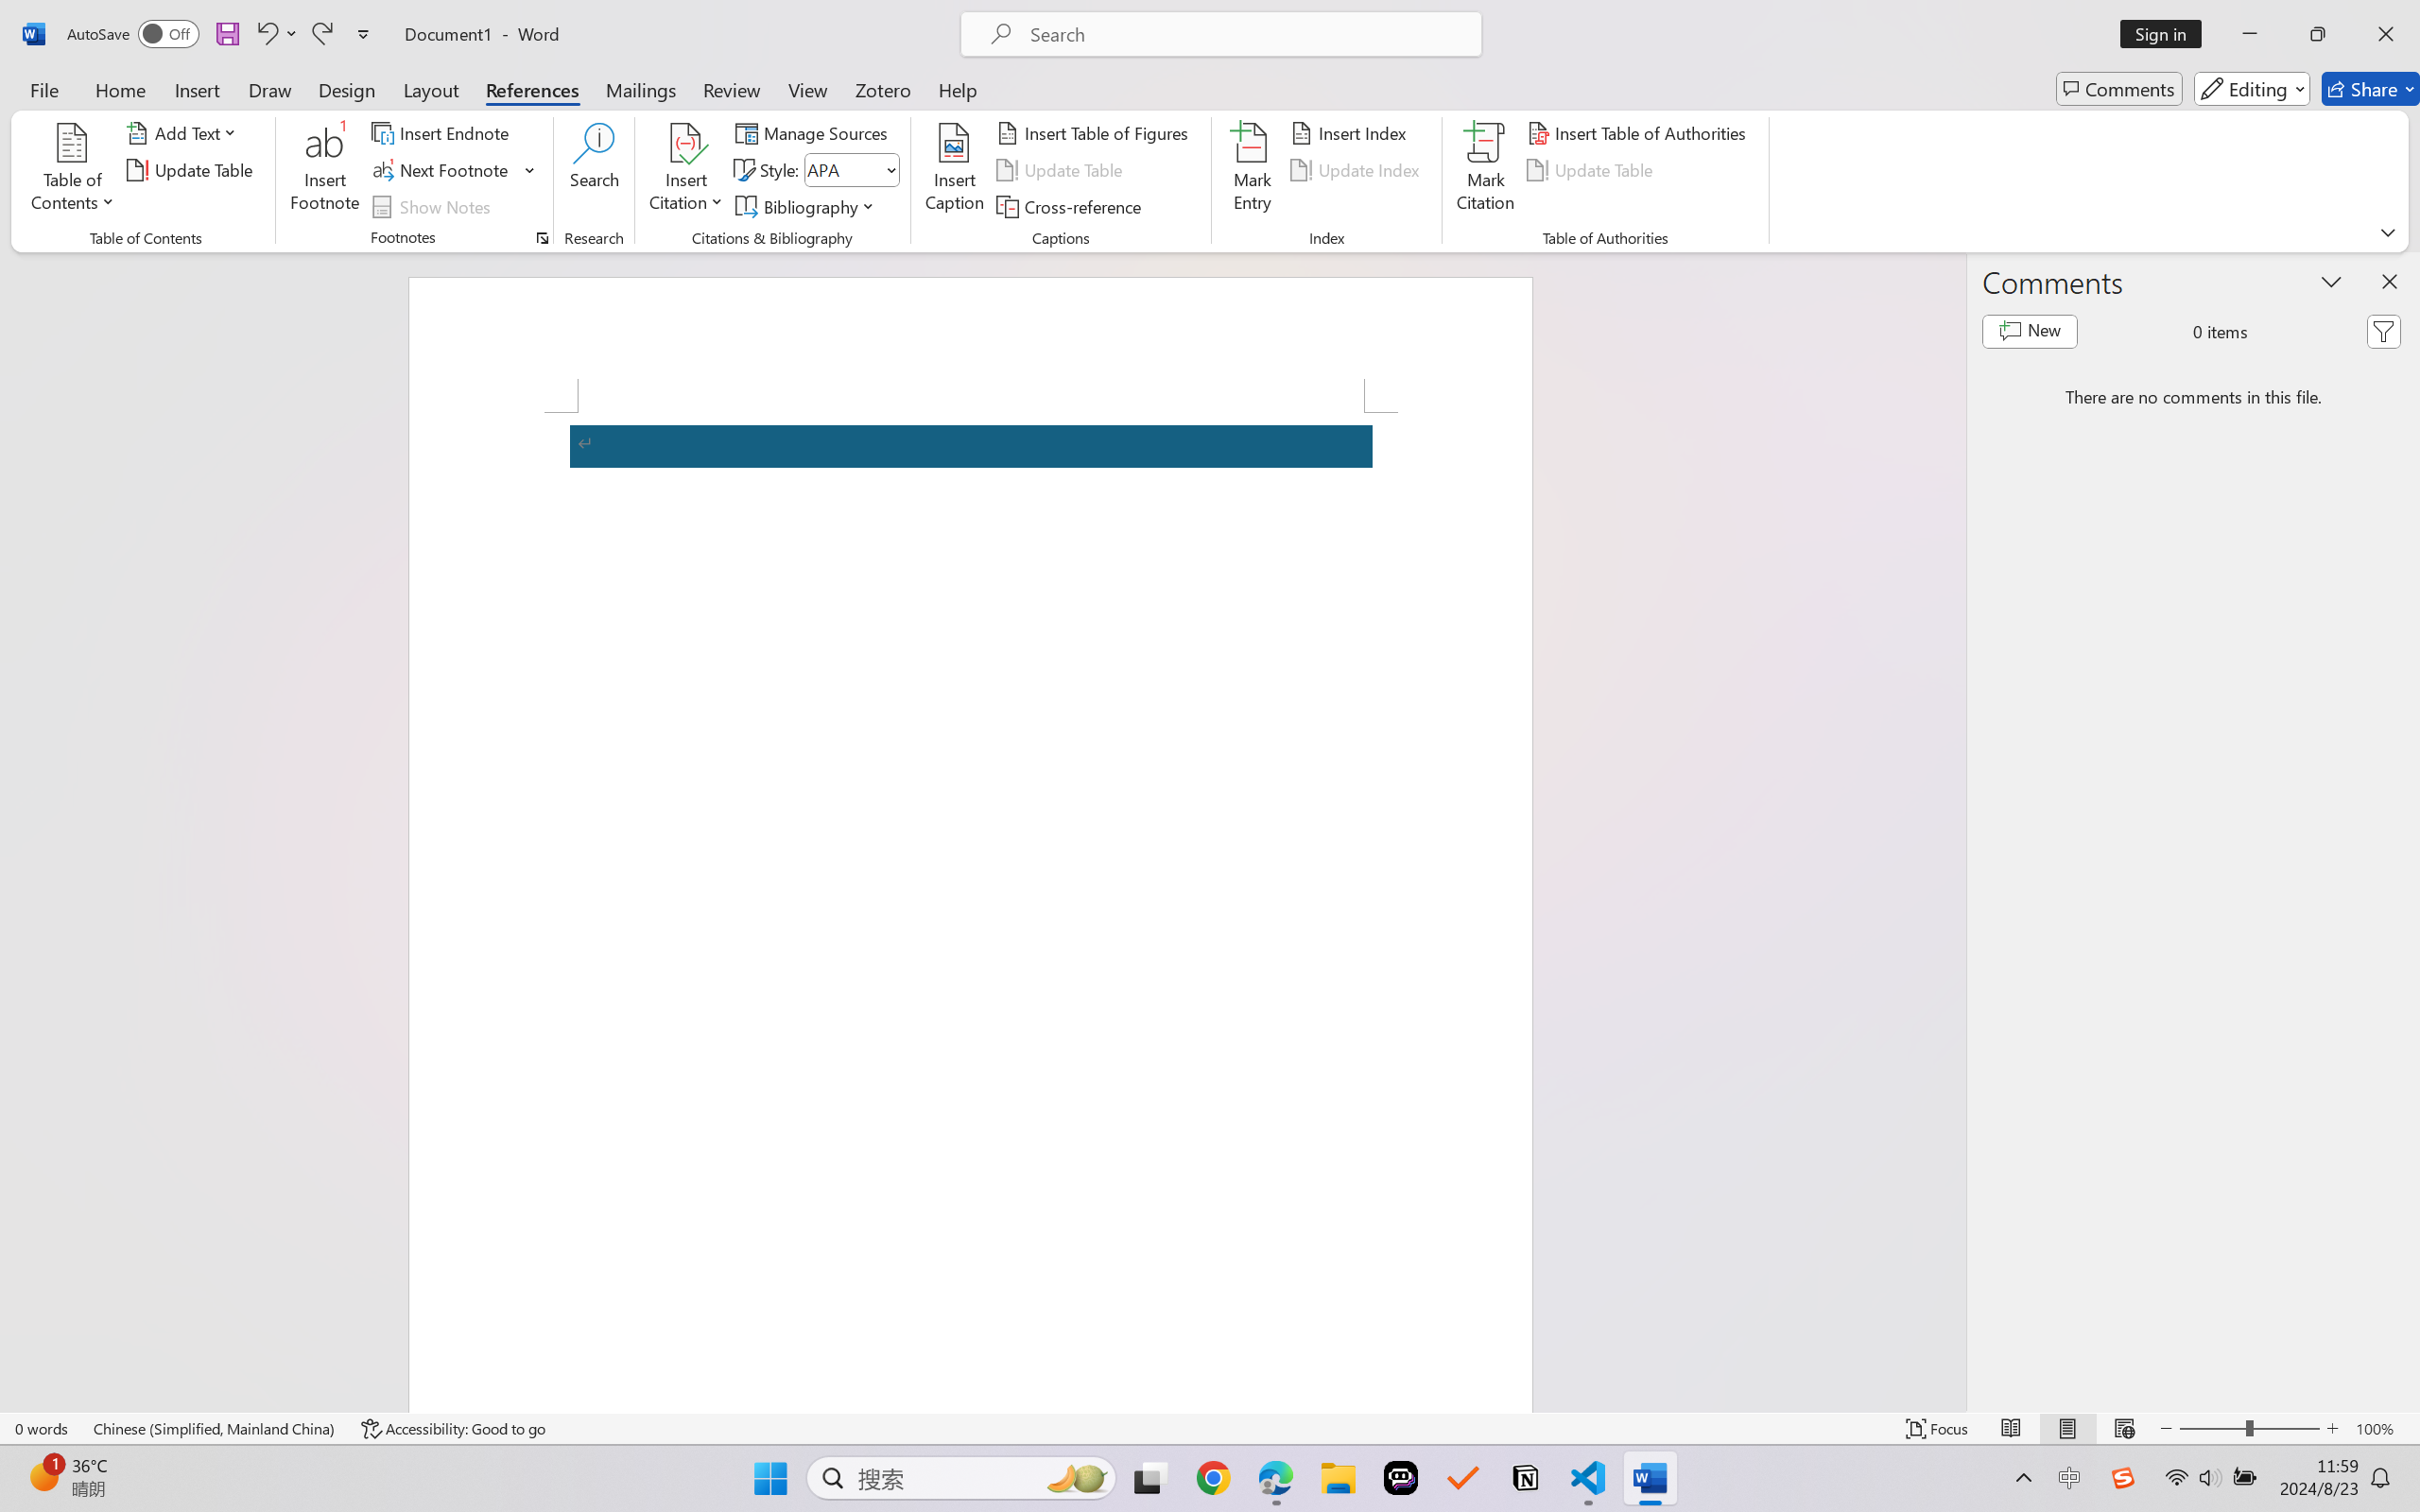 This screenshot has width=2420, height=1512. I want to click on 'Insert Footnote', so click(324, 170).